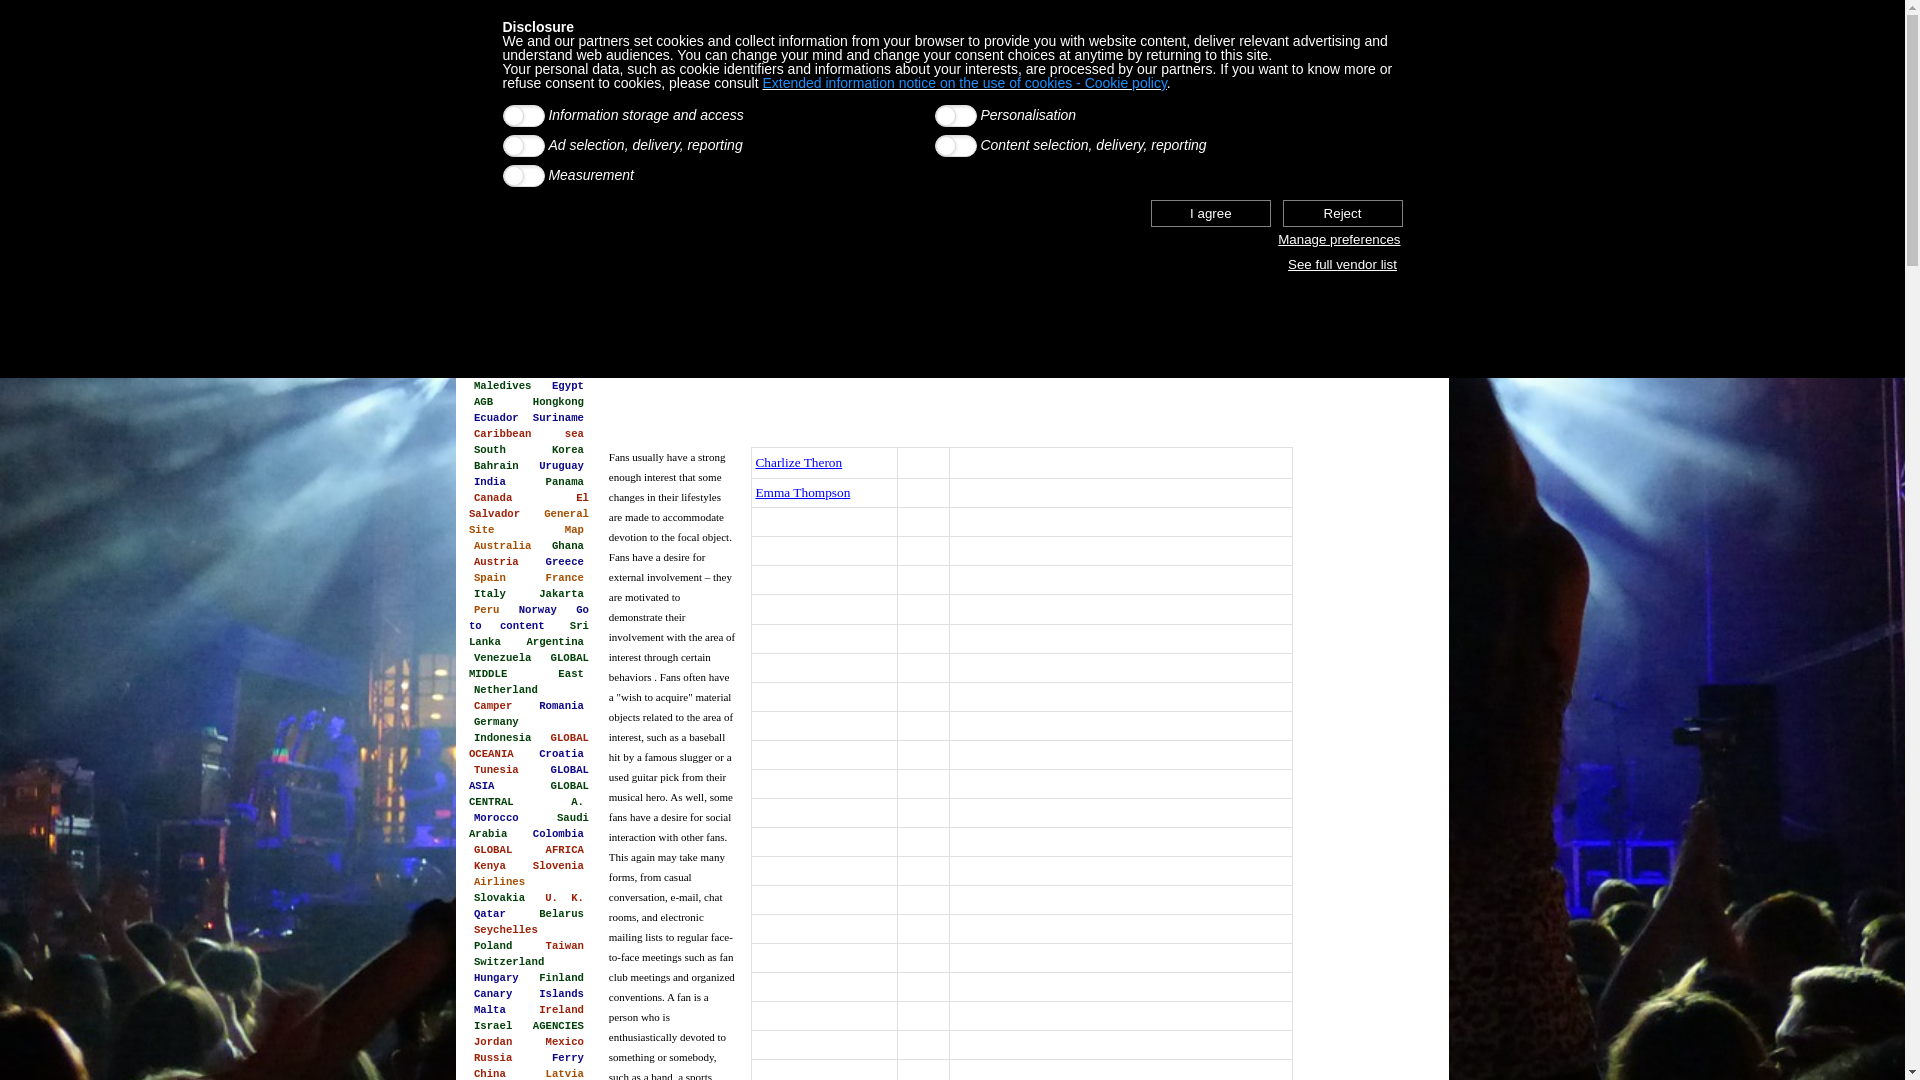  Describe the element at coordinates (493, 1040) in the screenshot. I see `'Jordan'` at that location.